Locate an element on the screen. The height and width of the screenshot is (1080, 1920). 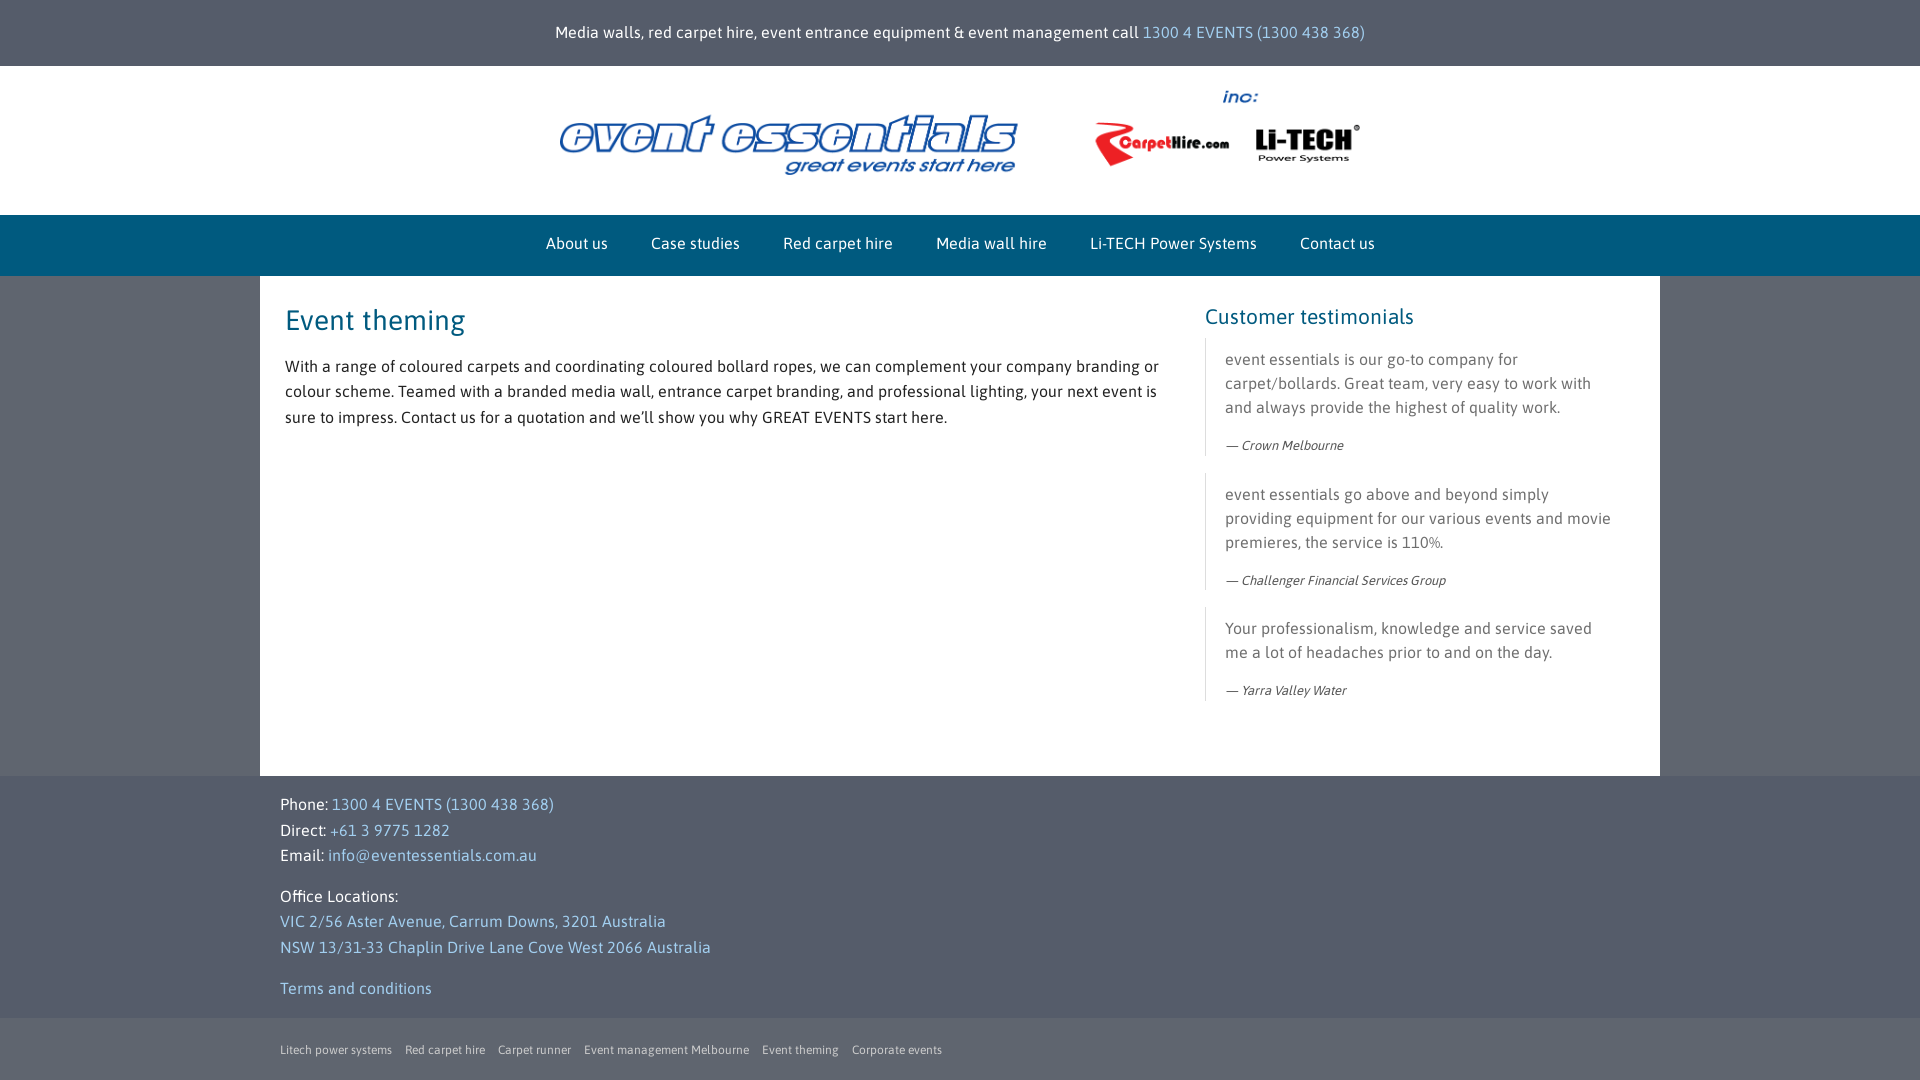
'VIC 2/56 Aster Avenue, Carrum Downs, 3201 Australia' is located at coordinates (472, 921).